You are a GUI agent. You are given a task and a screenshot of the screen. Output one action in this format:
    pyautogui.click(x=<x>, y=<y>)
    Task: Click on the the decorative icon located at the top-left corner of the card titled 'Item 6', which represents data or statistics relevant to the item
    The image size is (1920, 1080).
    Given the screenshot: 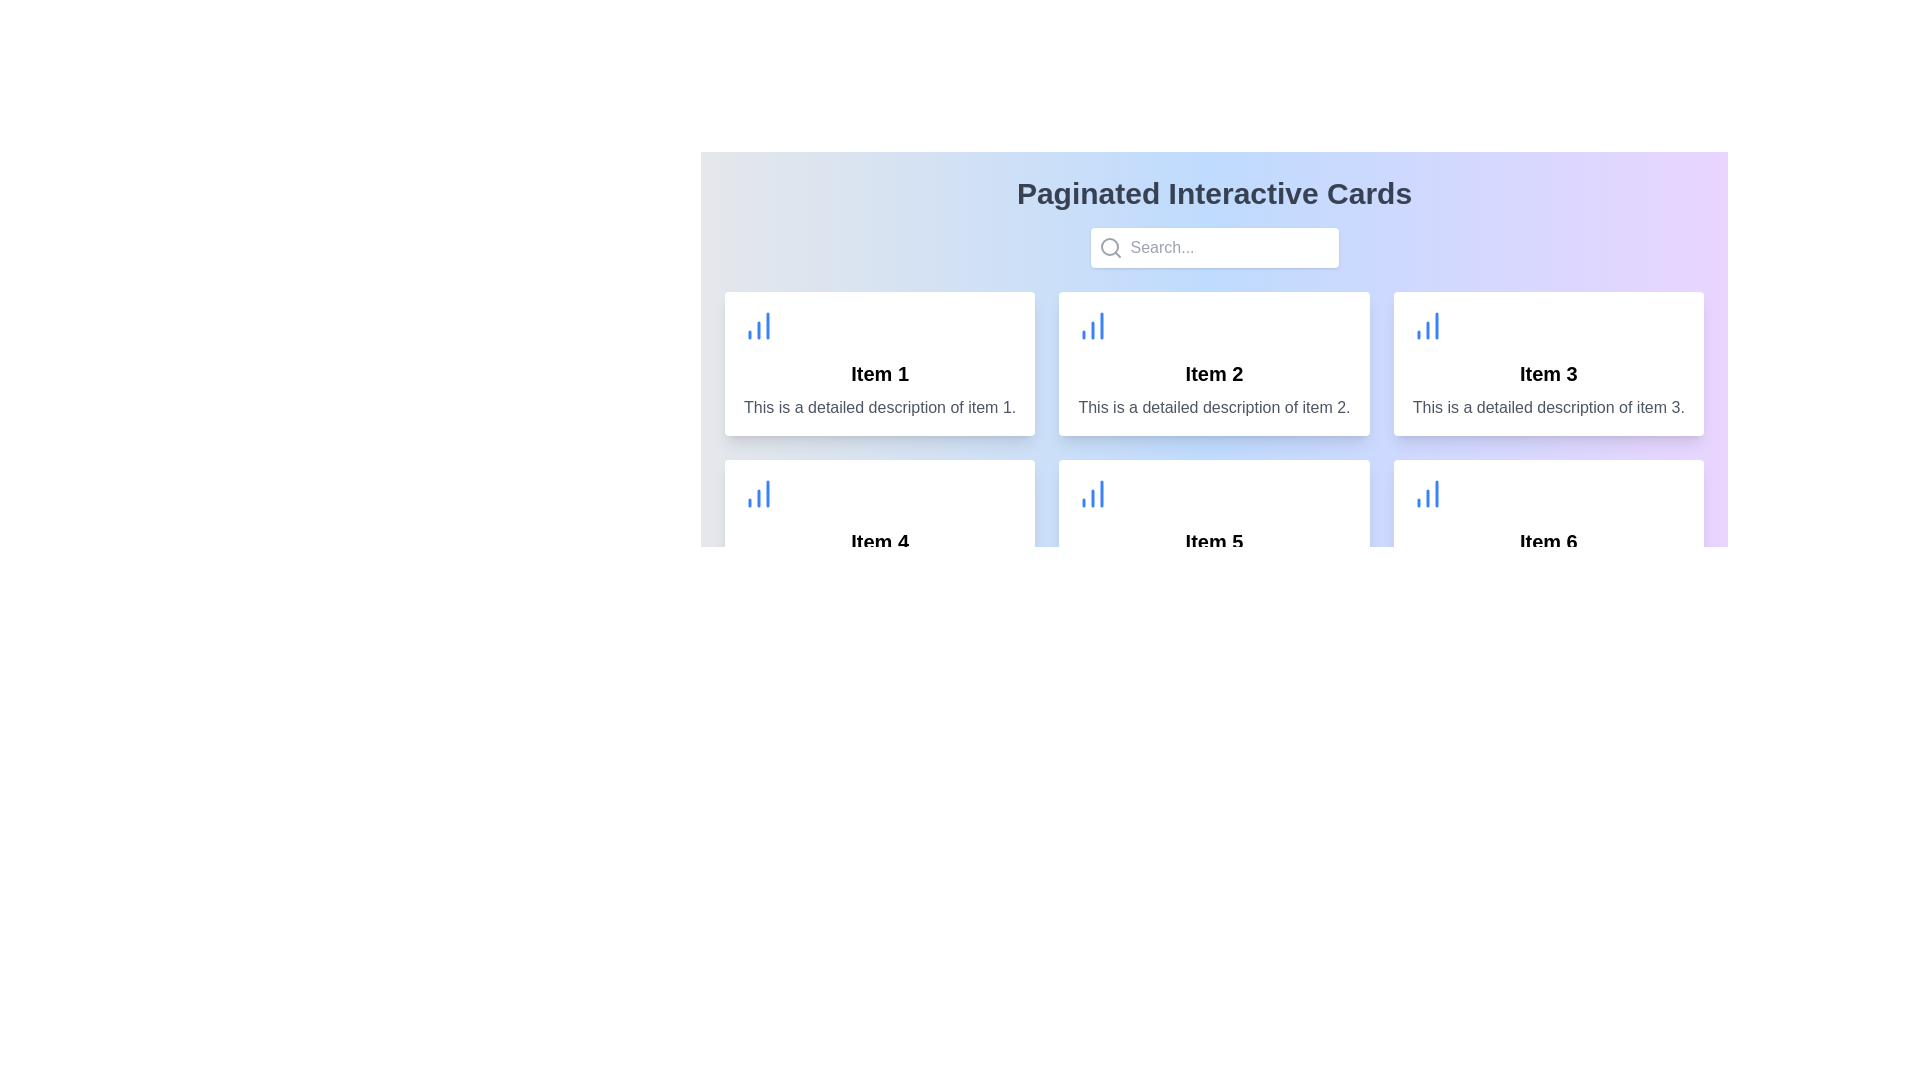 What is the action you would take?
    pyautogui.click(x=1426, y=493)
    